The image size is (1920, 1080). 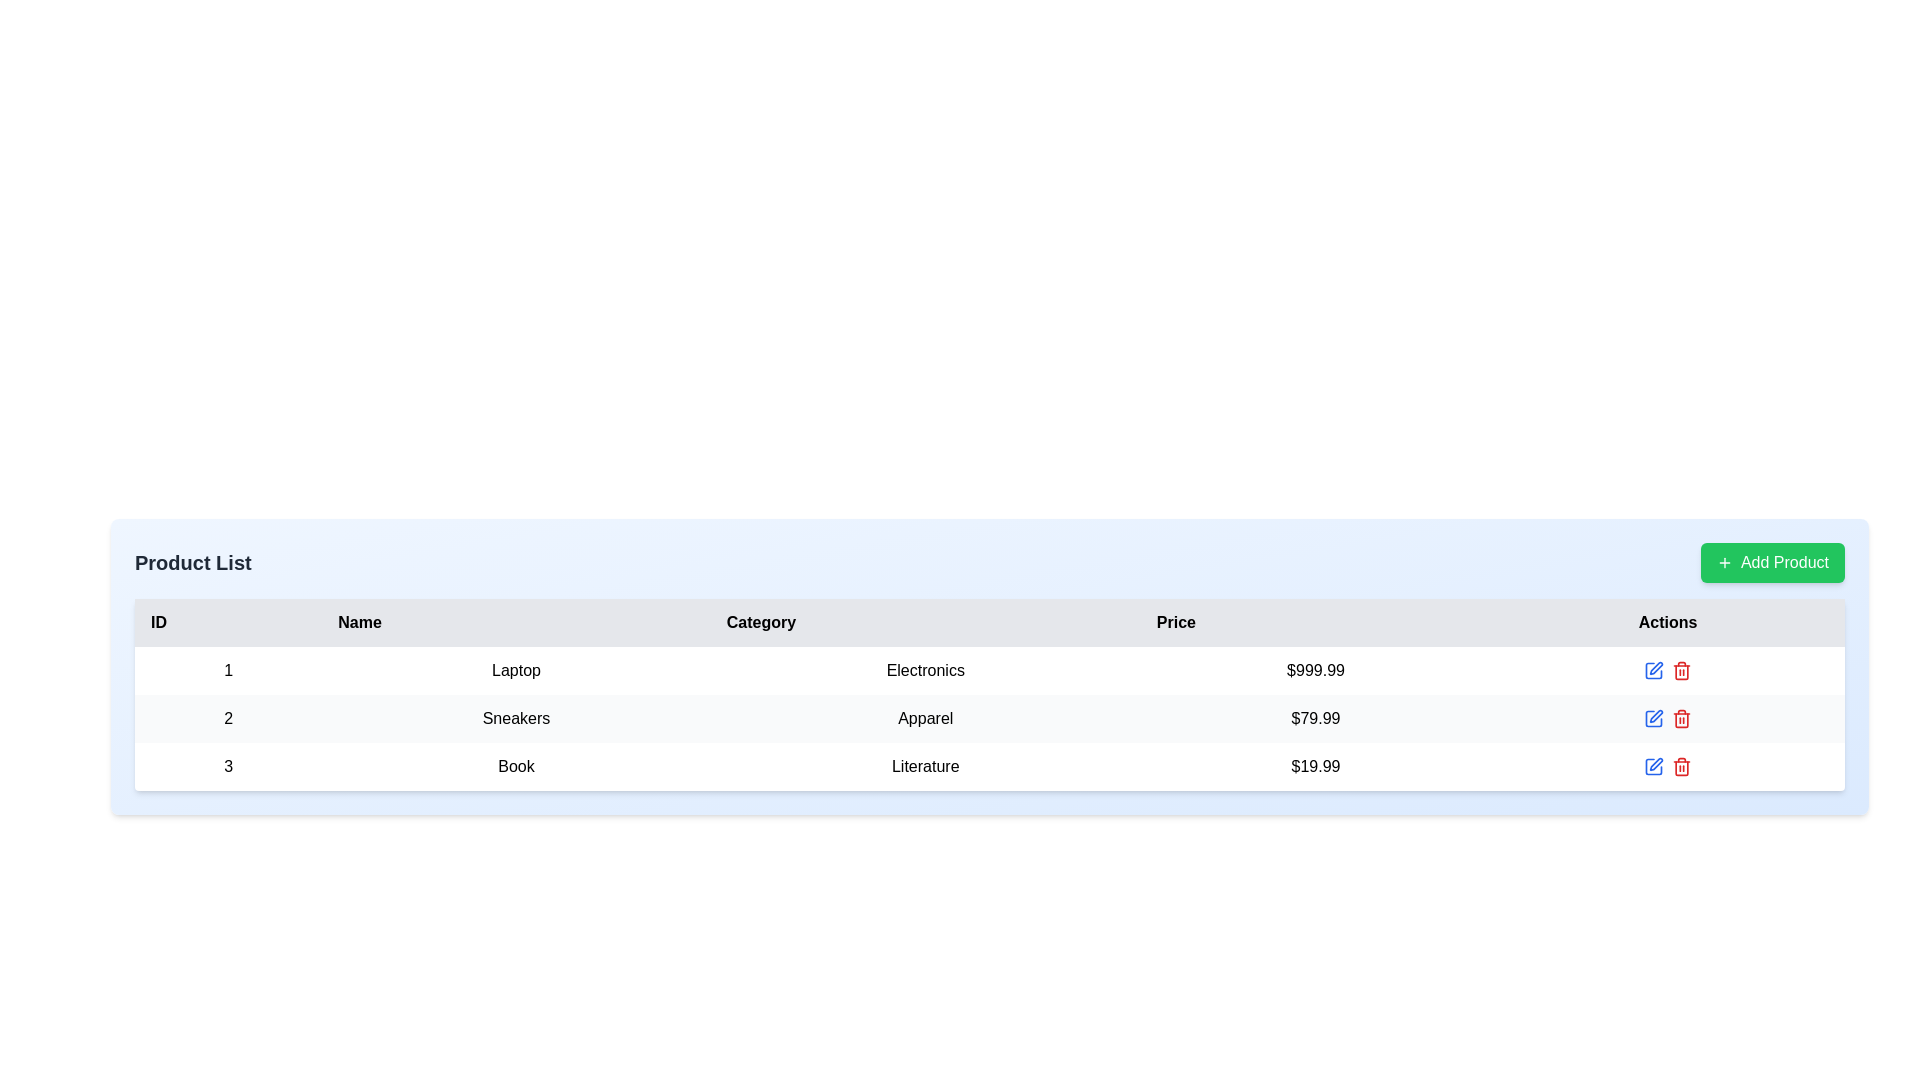 What do you see at coordinates (1656, 668) in the screenshot?
I see `the edit icon button located in the 'Actions' column of the first row for the product 'Laptop'` at bounding box center [1656, 668].